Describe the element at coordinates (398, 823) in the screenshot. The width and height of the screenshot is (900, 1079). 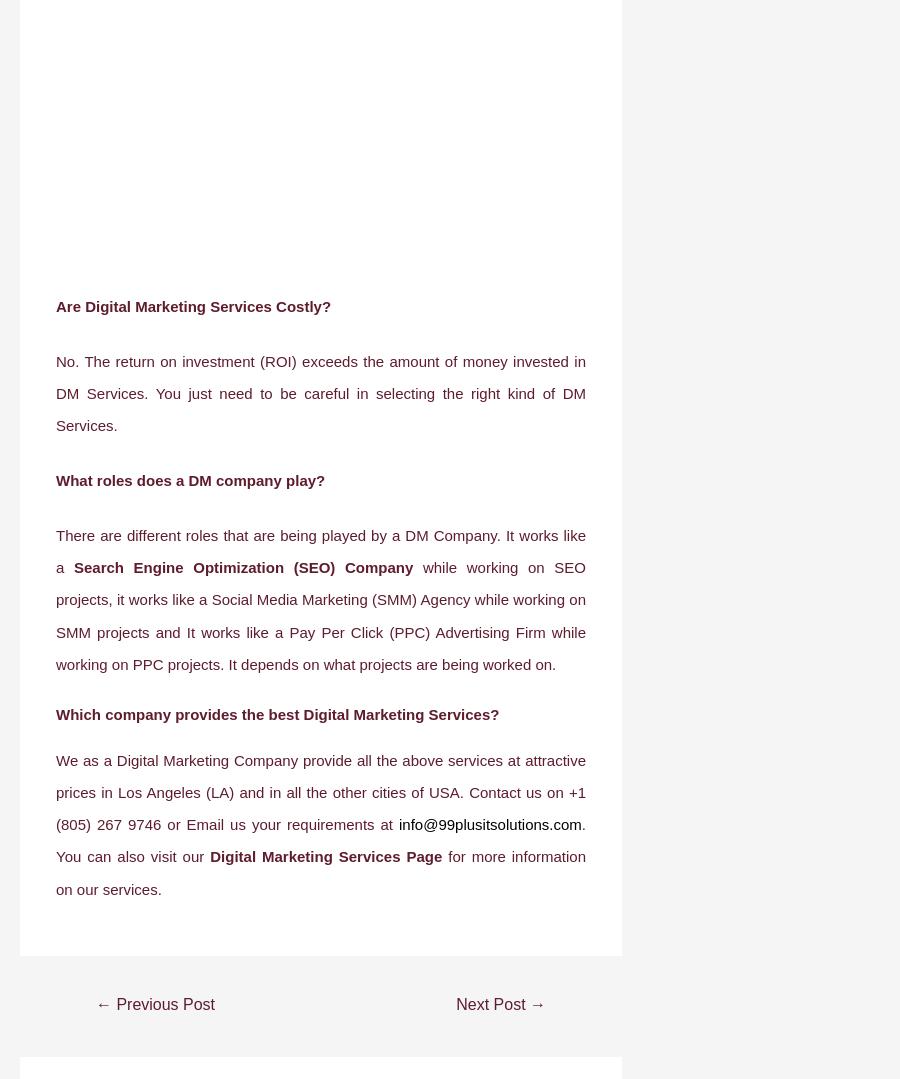
I see `'info@99plusitsolutions.com'` at that location.